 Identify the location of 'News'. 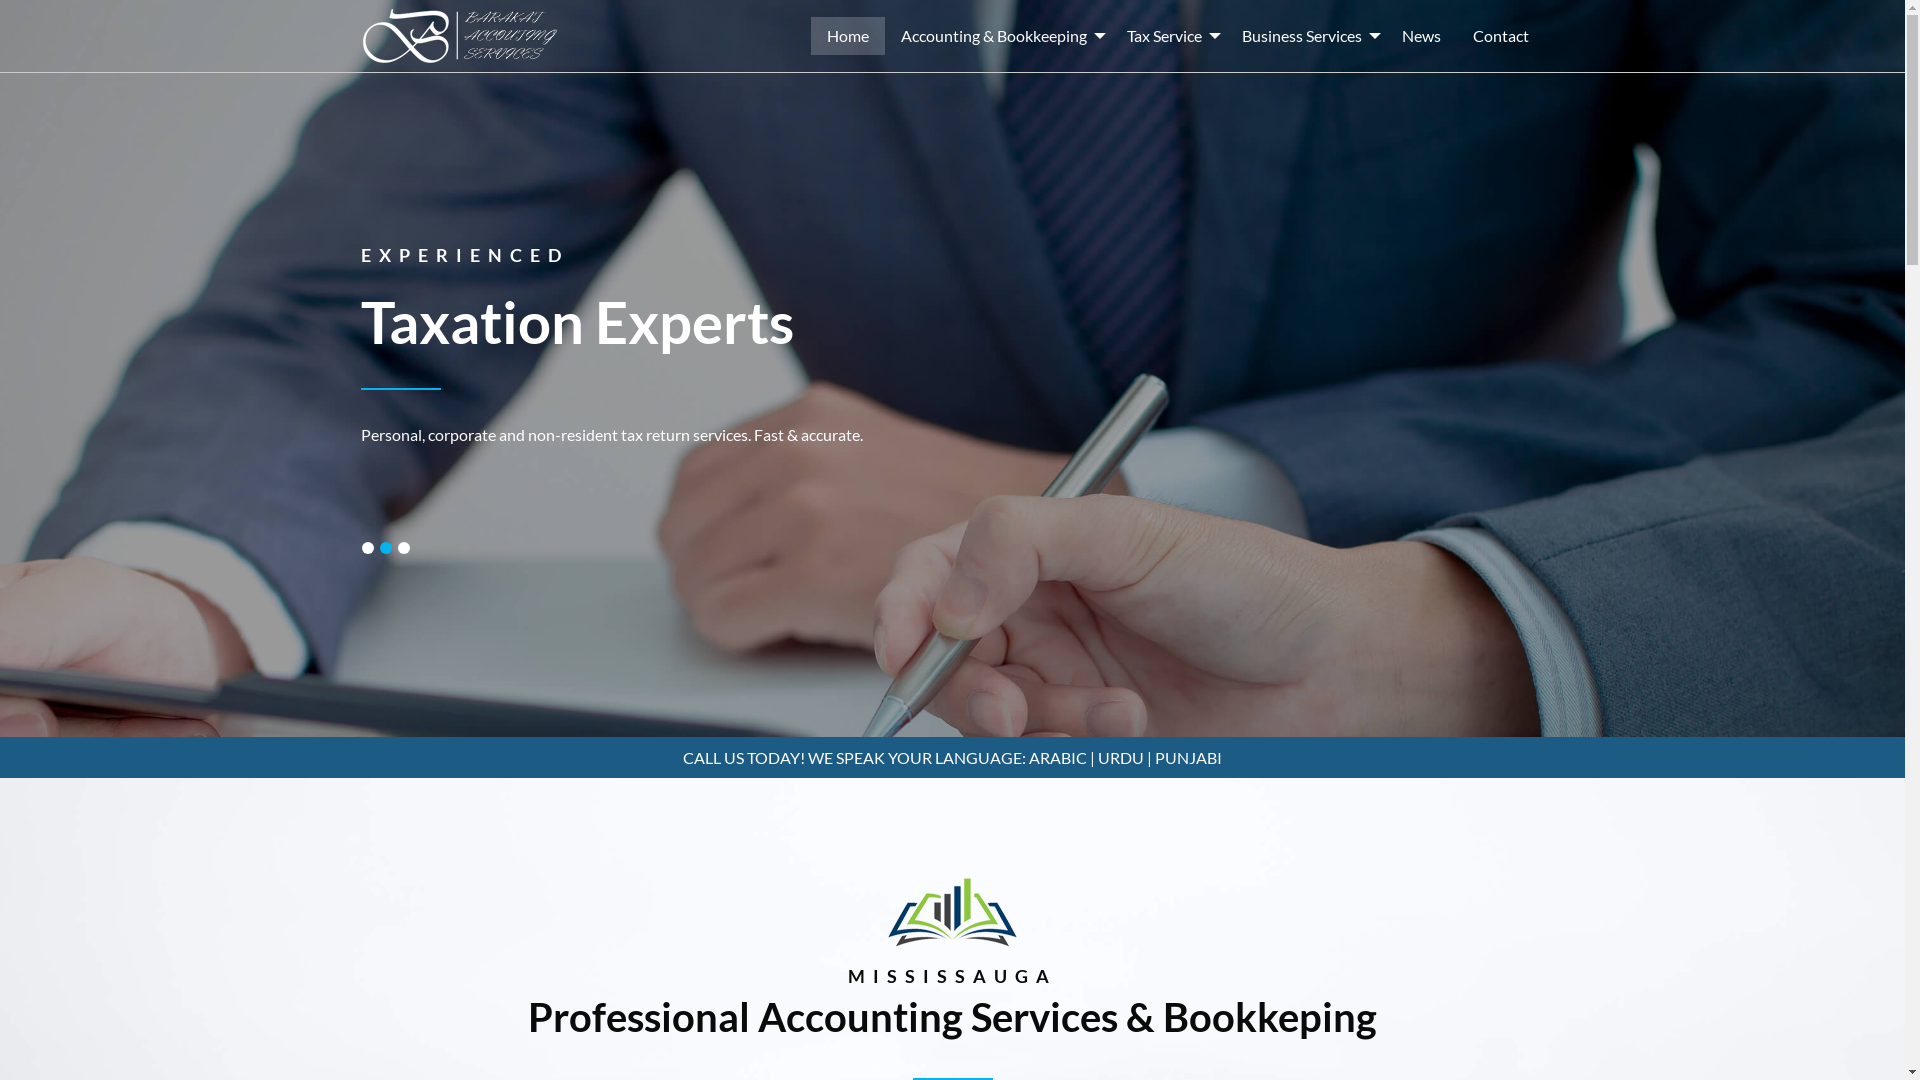
(1420, 35).